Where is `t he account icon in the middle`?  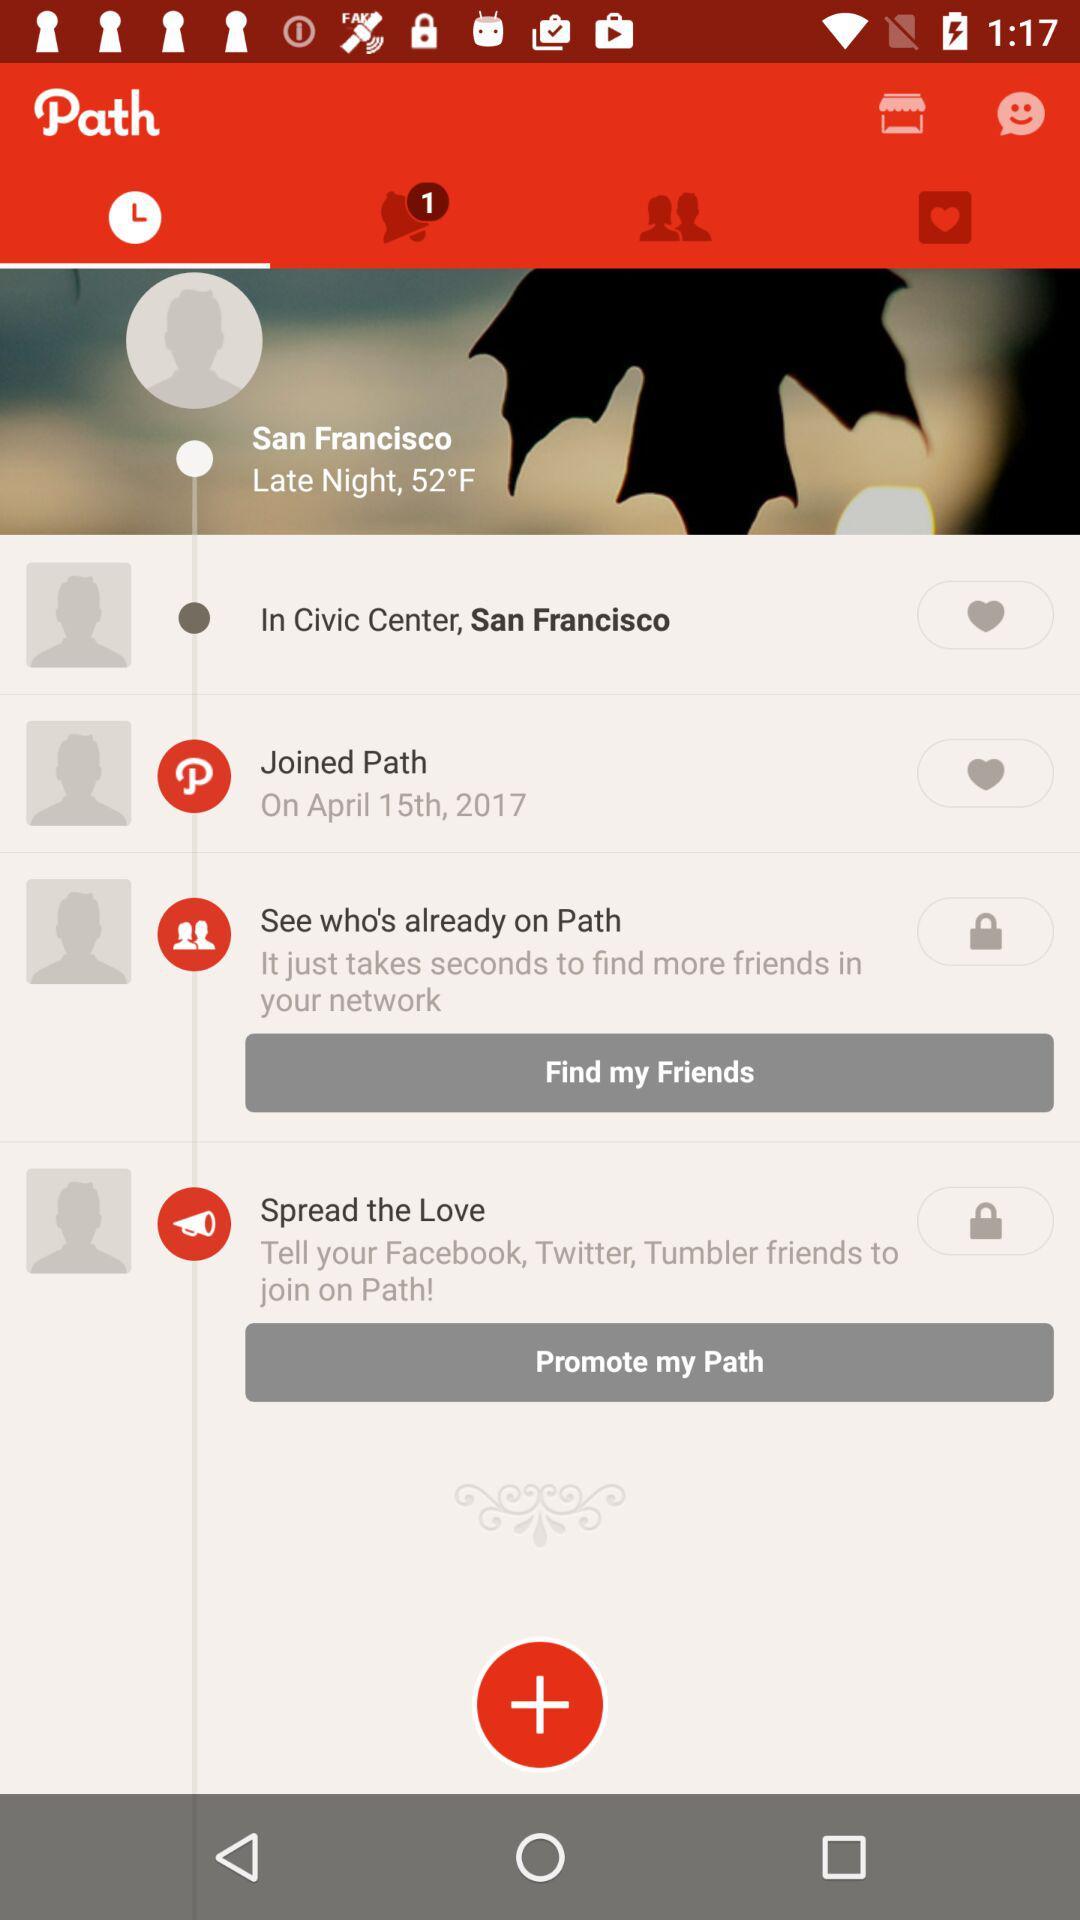 t he account icon in the middle is located at coordinates (194, 933).